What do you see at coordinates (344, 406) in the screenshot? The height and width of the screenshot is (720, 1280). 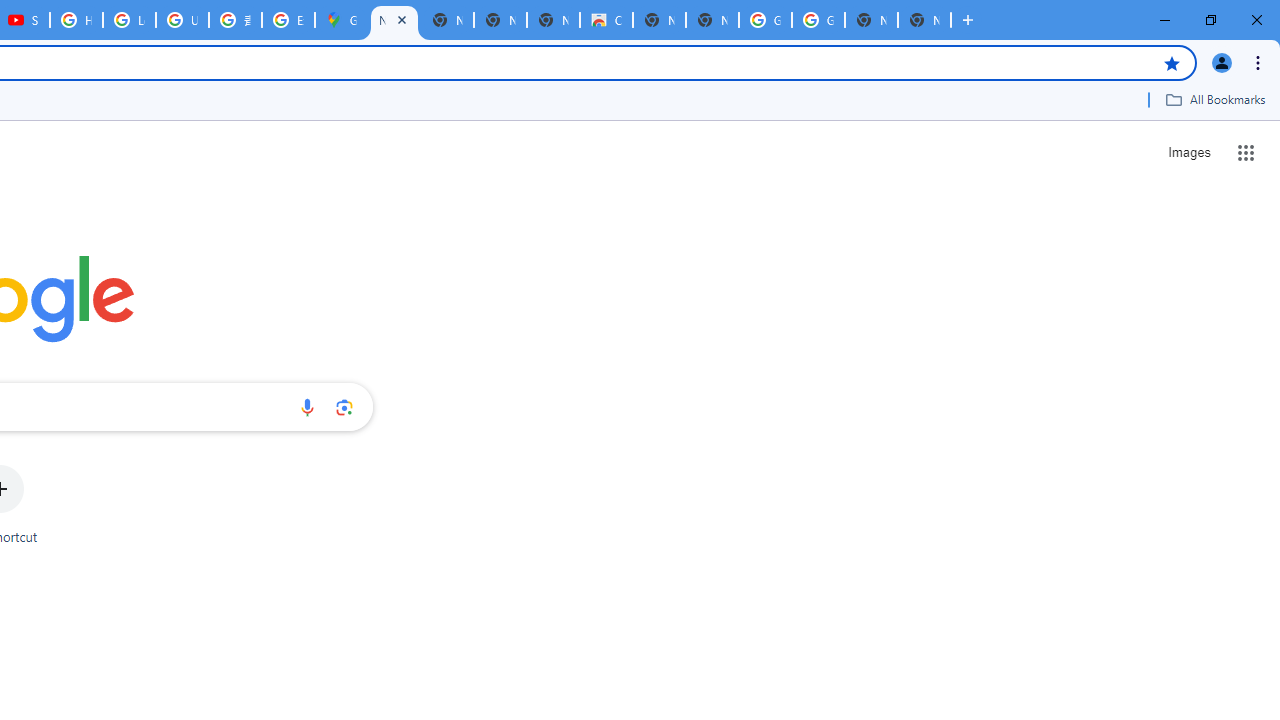 I see `'Search by image'` at bounding box center [344, 406].